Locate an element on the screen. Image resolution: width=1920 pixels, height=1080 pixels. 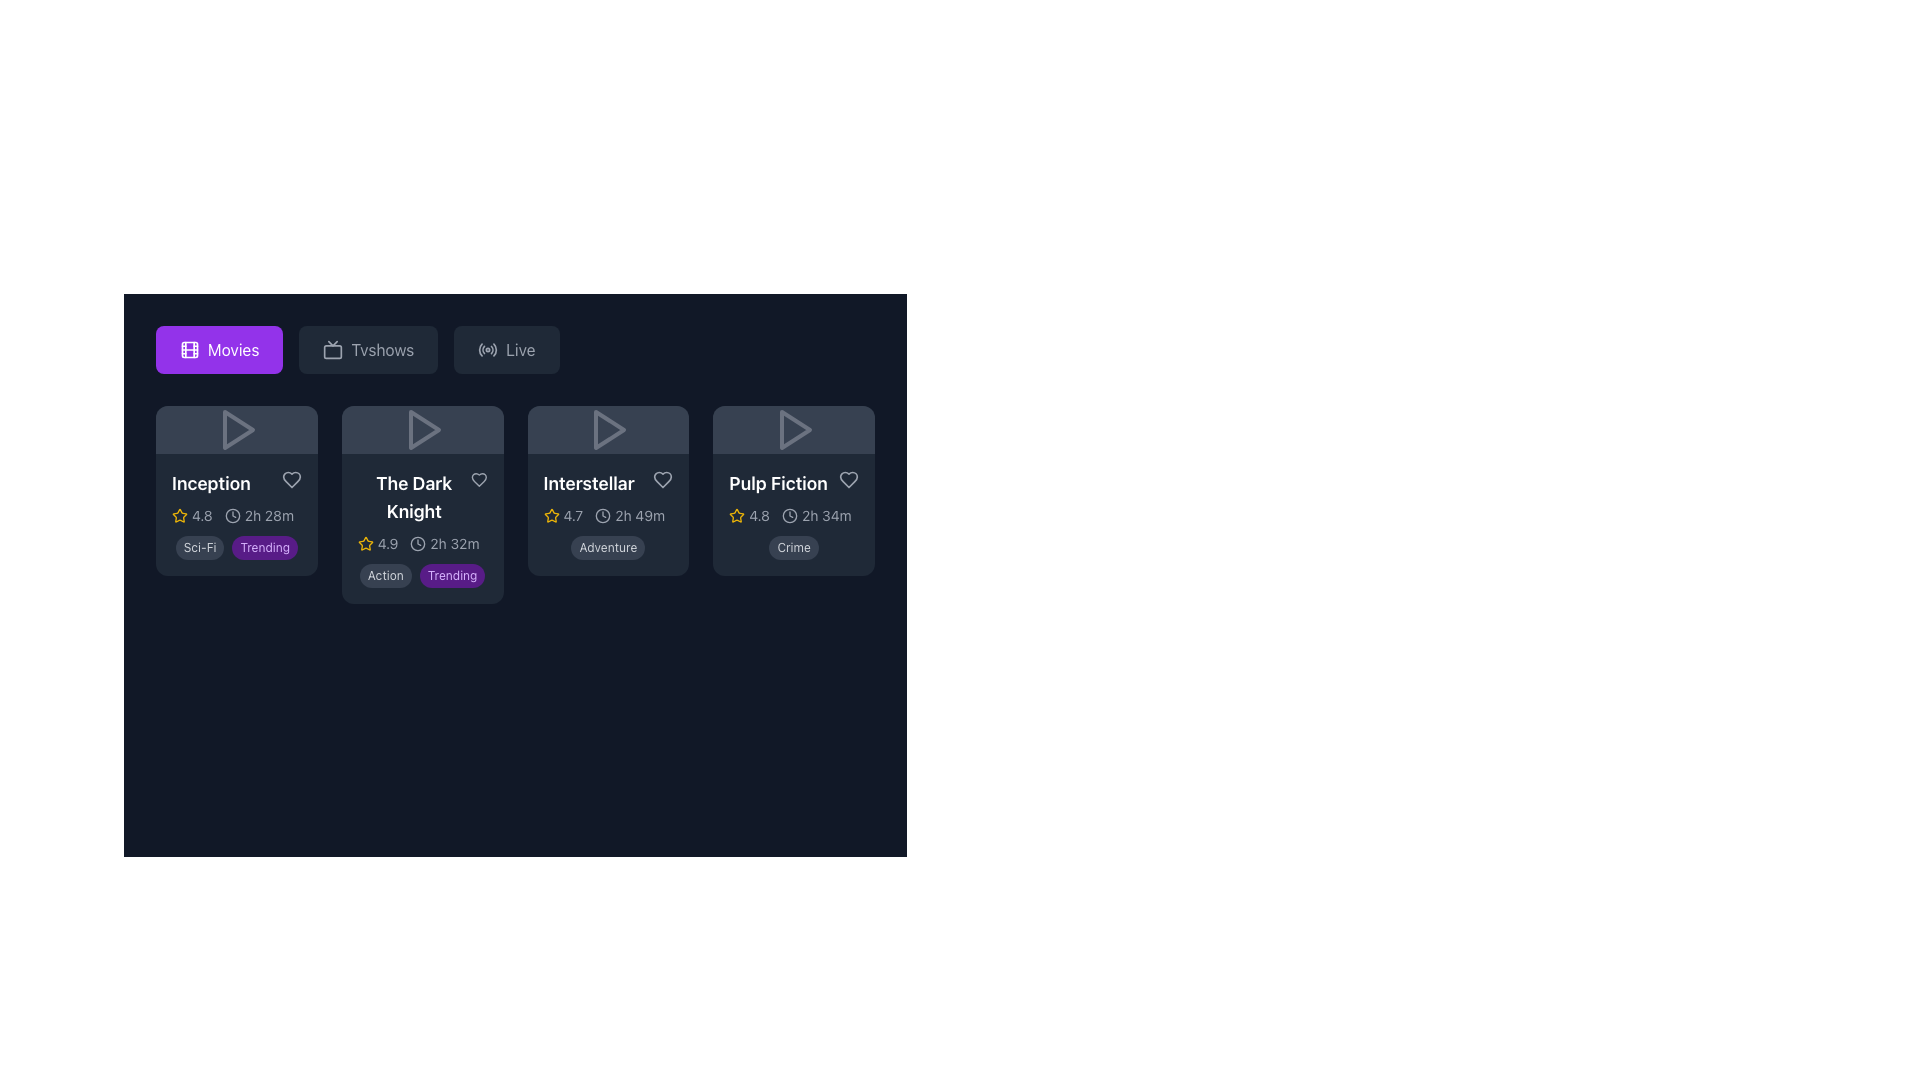
the heart-shaped icon button for 'The Dark Knight' is located at coordinates (478, 479).